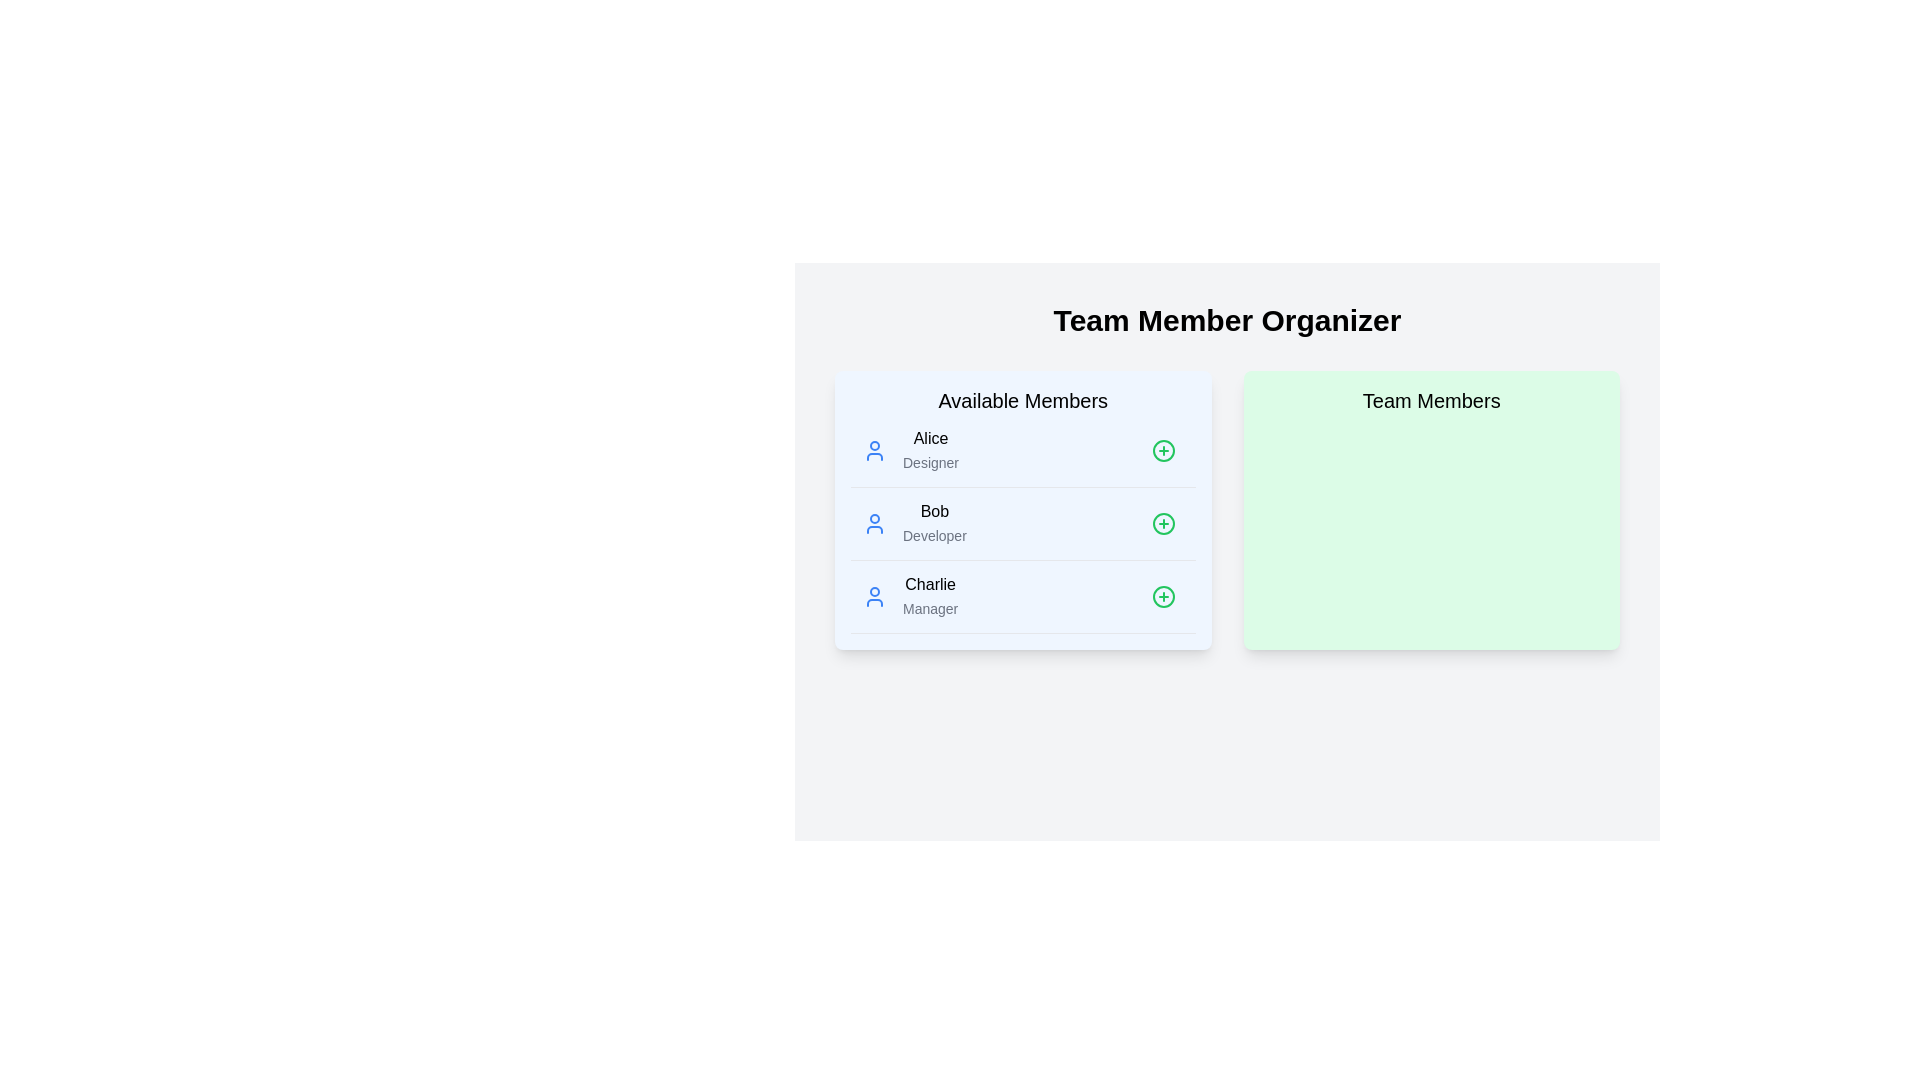 Image resolution: width=1920 pixels, height=1080 pixels. What do you see at coordinates (1430, 401) in the screenshot?
I see `text of the Label that serves as a title for the 'Team Members' section, positioned at the top of a rounded green background on the right side of the interface` at bounding box center [1430, 401].